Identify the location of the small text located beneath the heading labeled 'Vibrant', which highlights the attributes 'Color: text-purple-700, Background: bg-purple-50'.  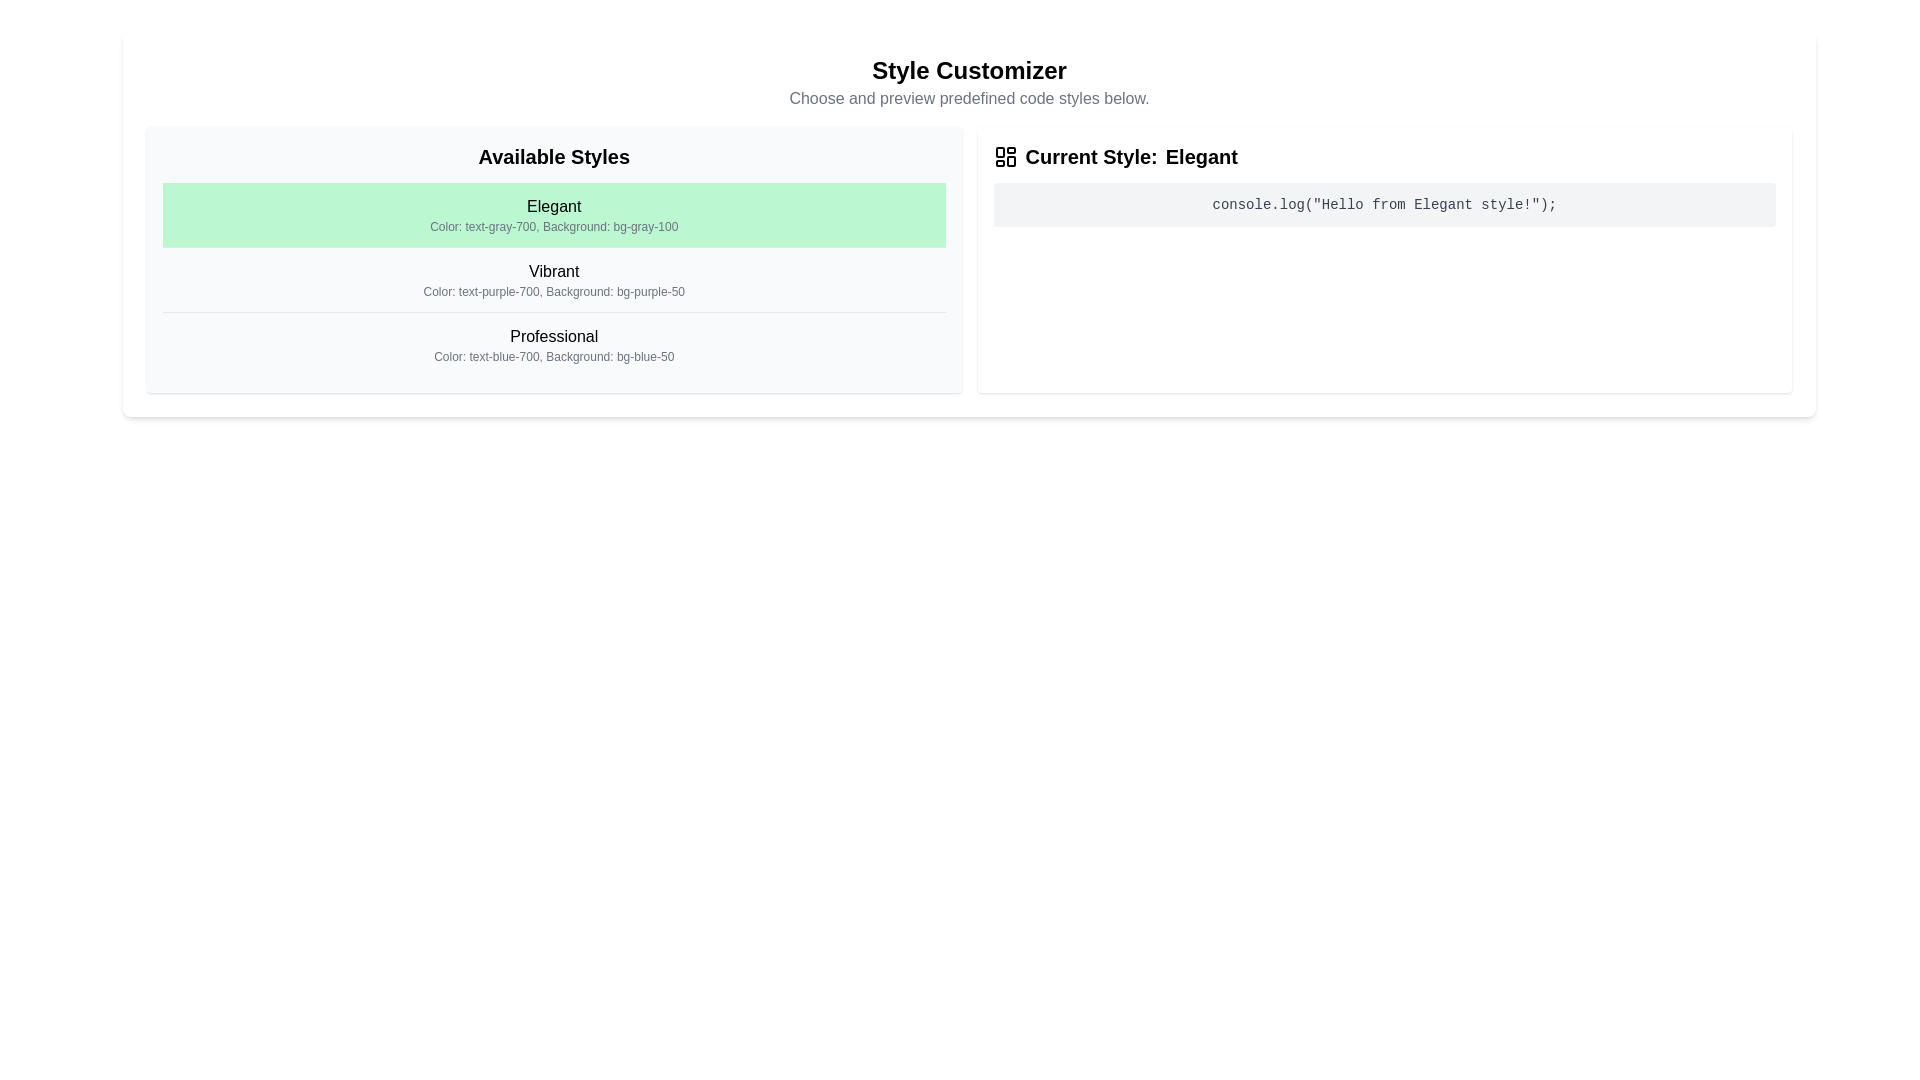
(554, 292).